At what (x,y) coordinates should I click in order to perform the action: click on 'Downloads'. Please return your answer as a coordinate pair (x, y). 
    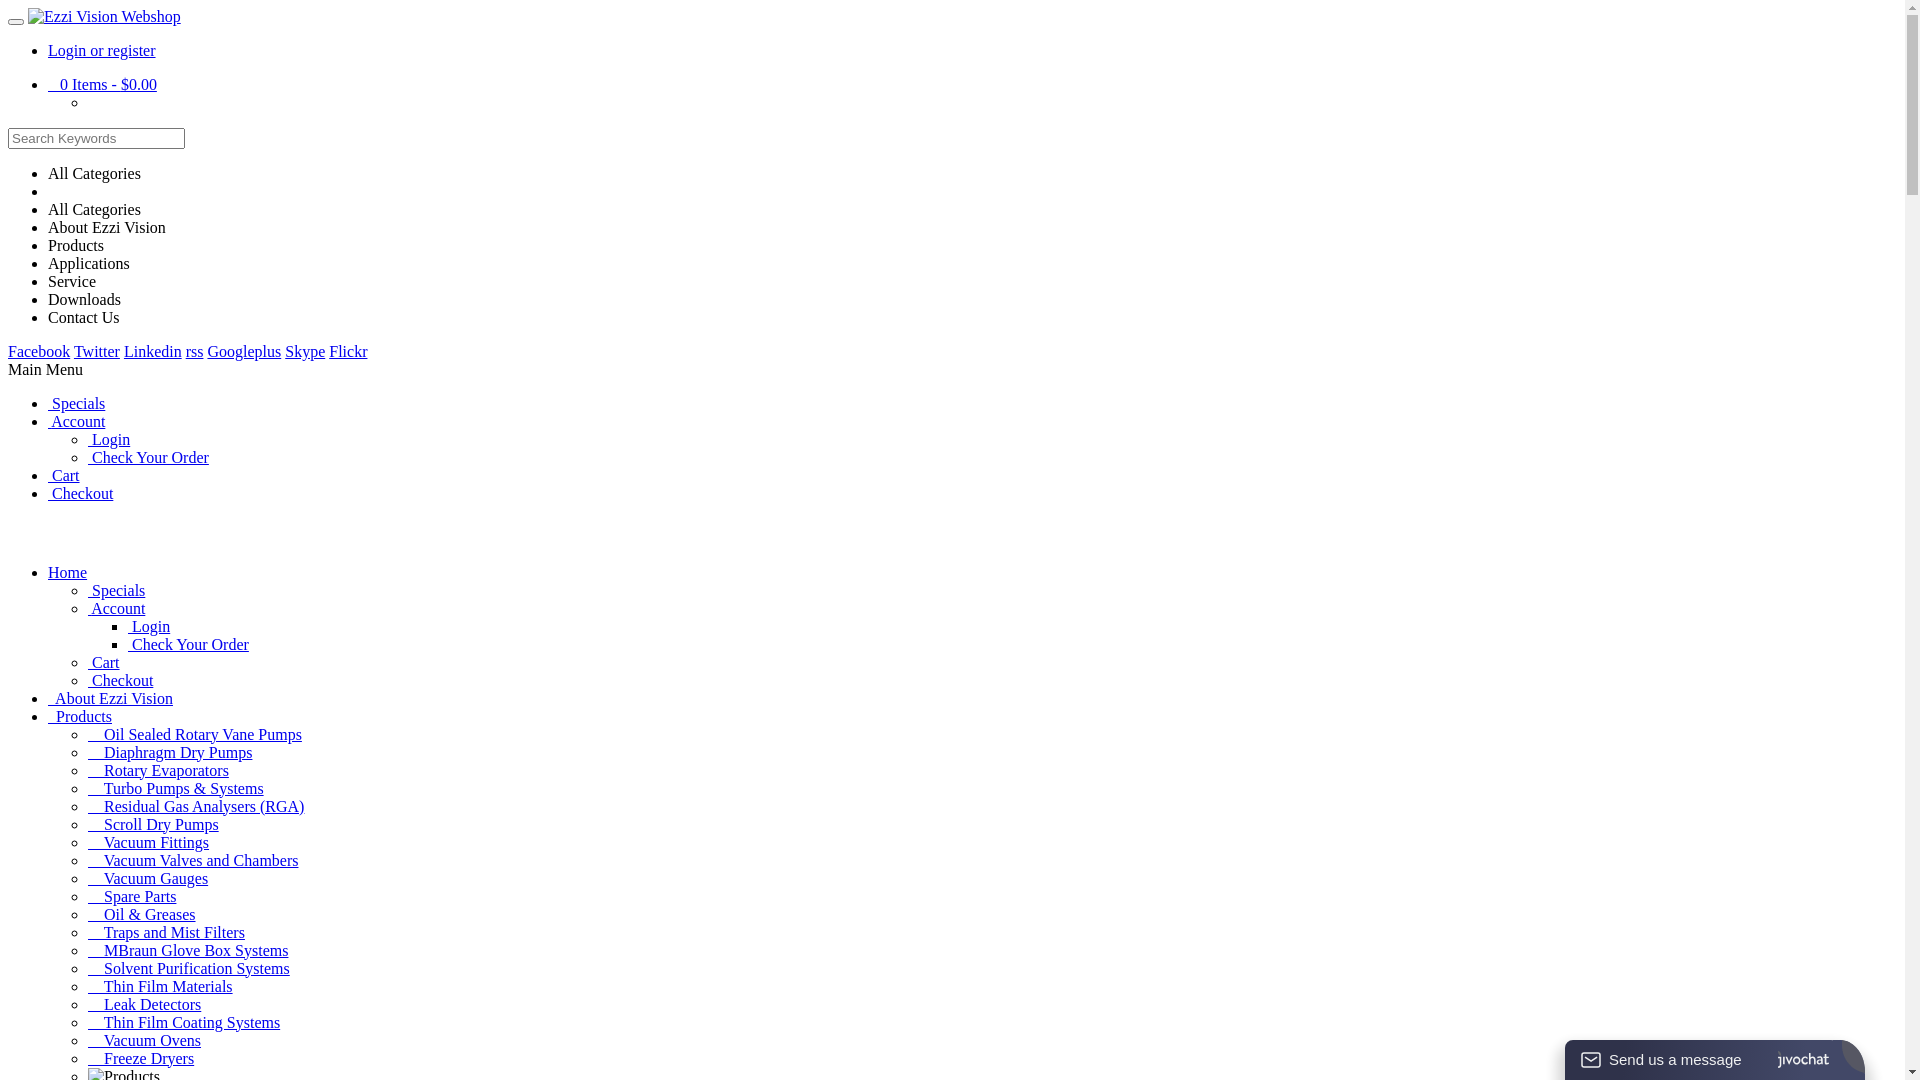
    Looking at the image, I should click on (83, 299).